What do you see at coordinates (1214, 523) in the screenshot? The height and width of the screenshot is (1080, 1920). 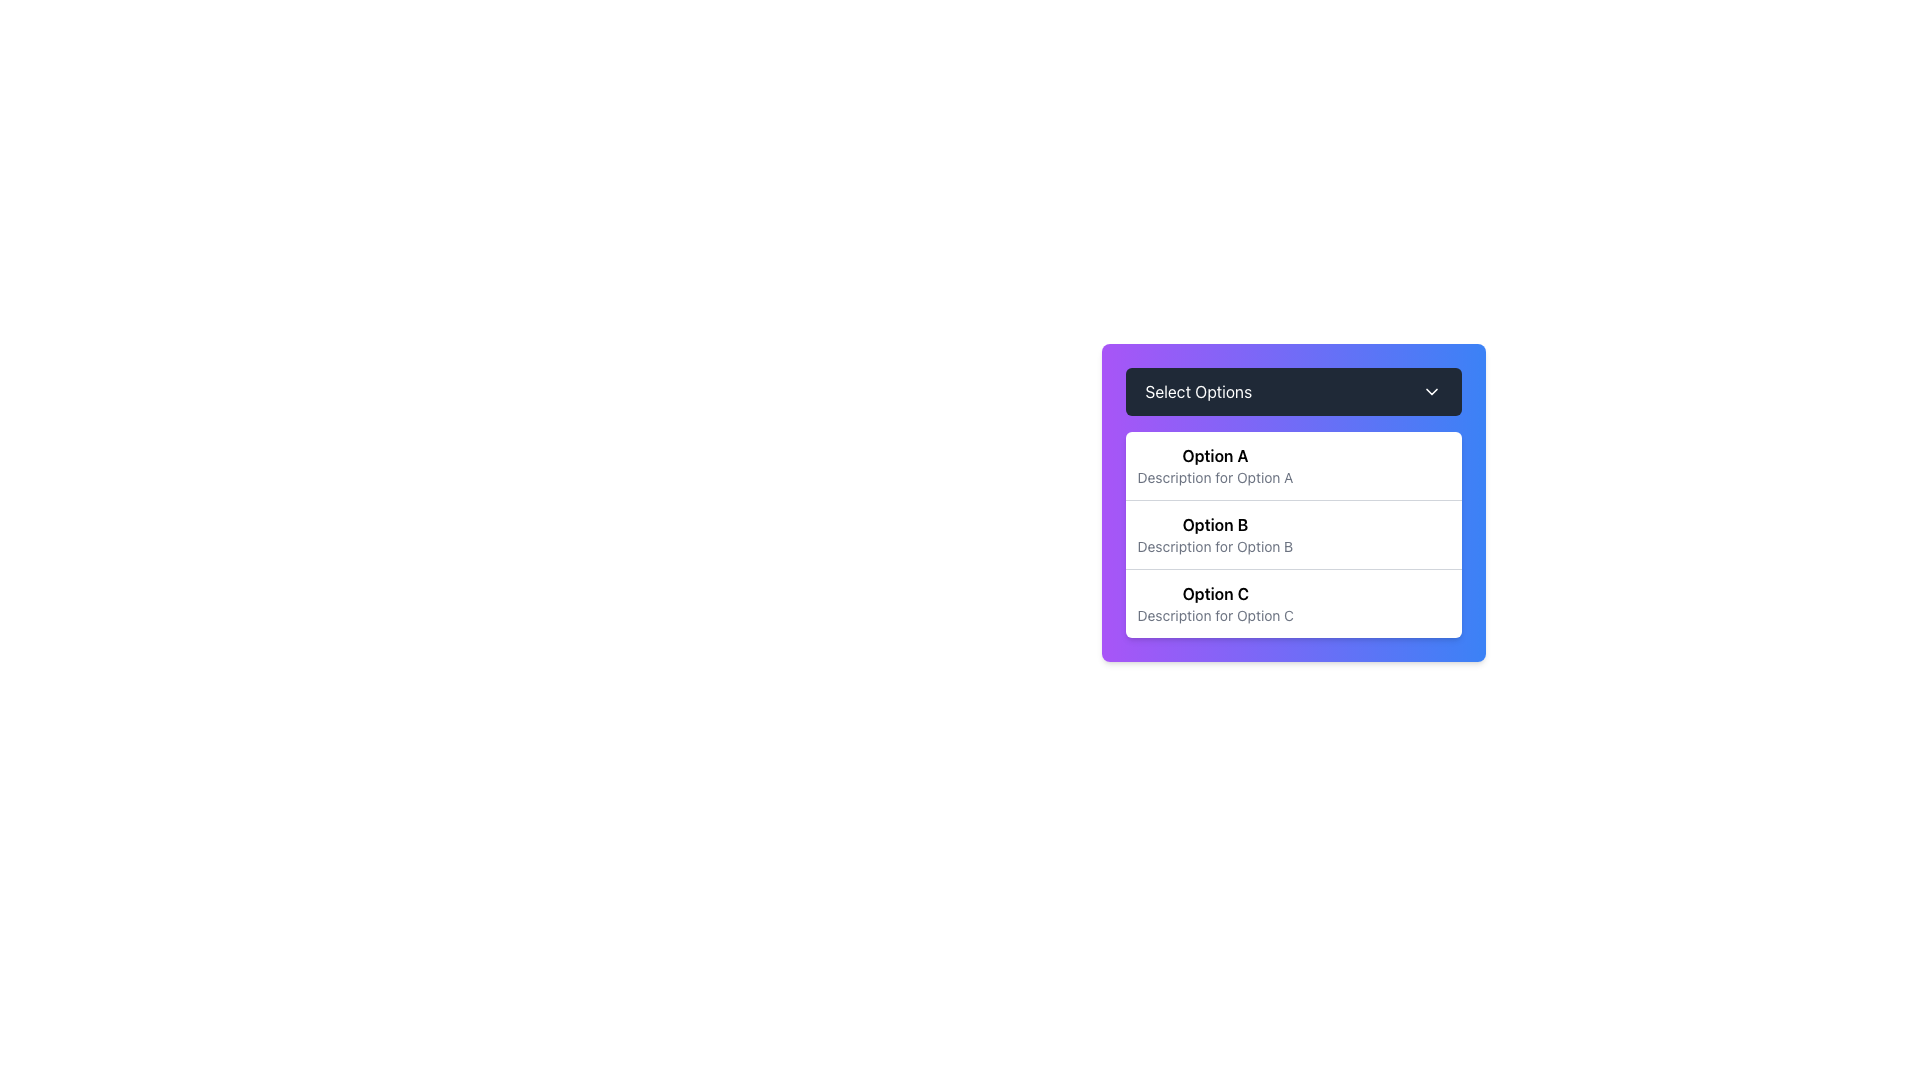 I see `the text label reading 'Option B', which is styled in bold and is part of a selectable list in a dropdown with a purple border` at bounding box center [1214, 523].